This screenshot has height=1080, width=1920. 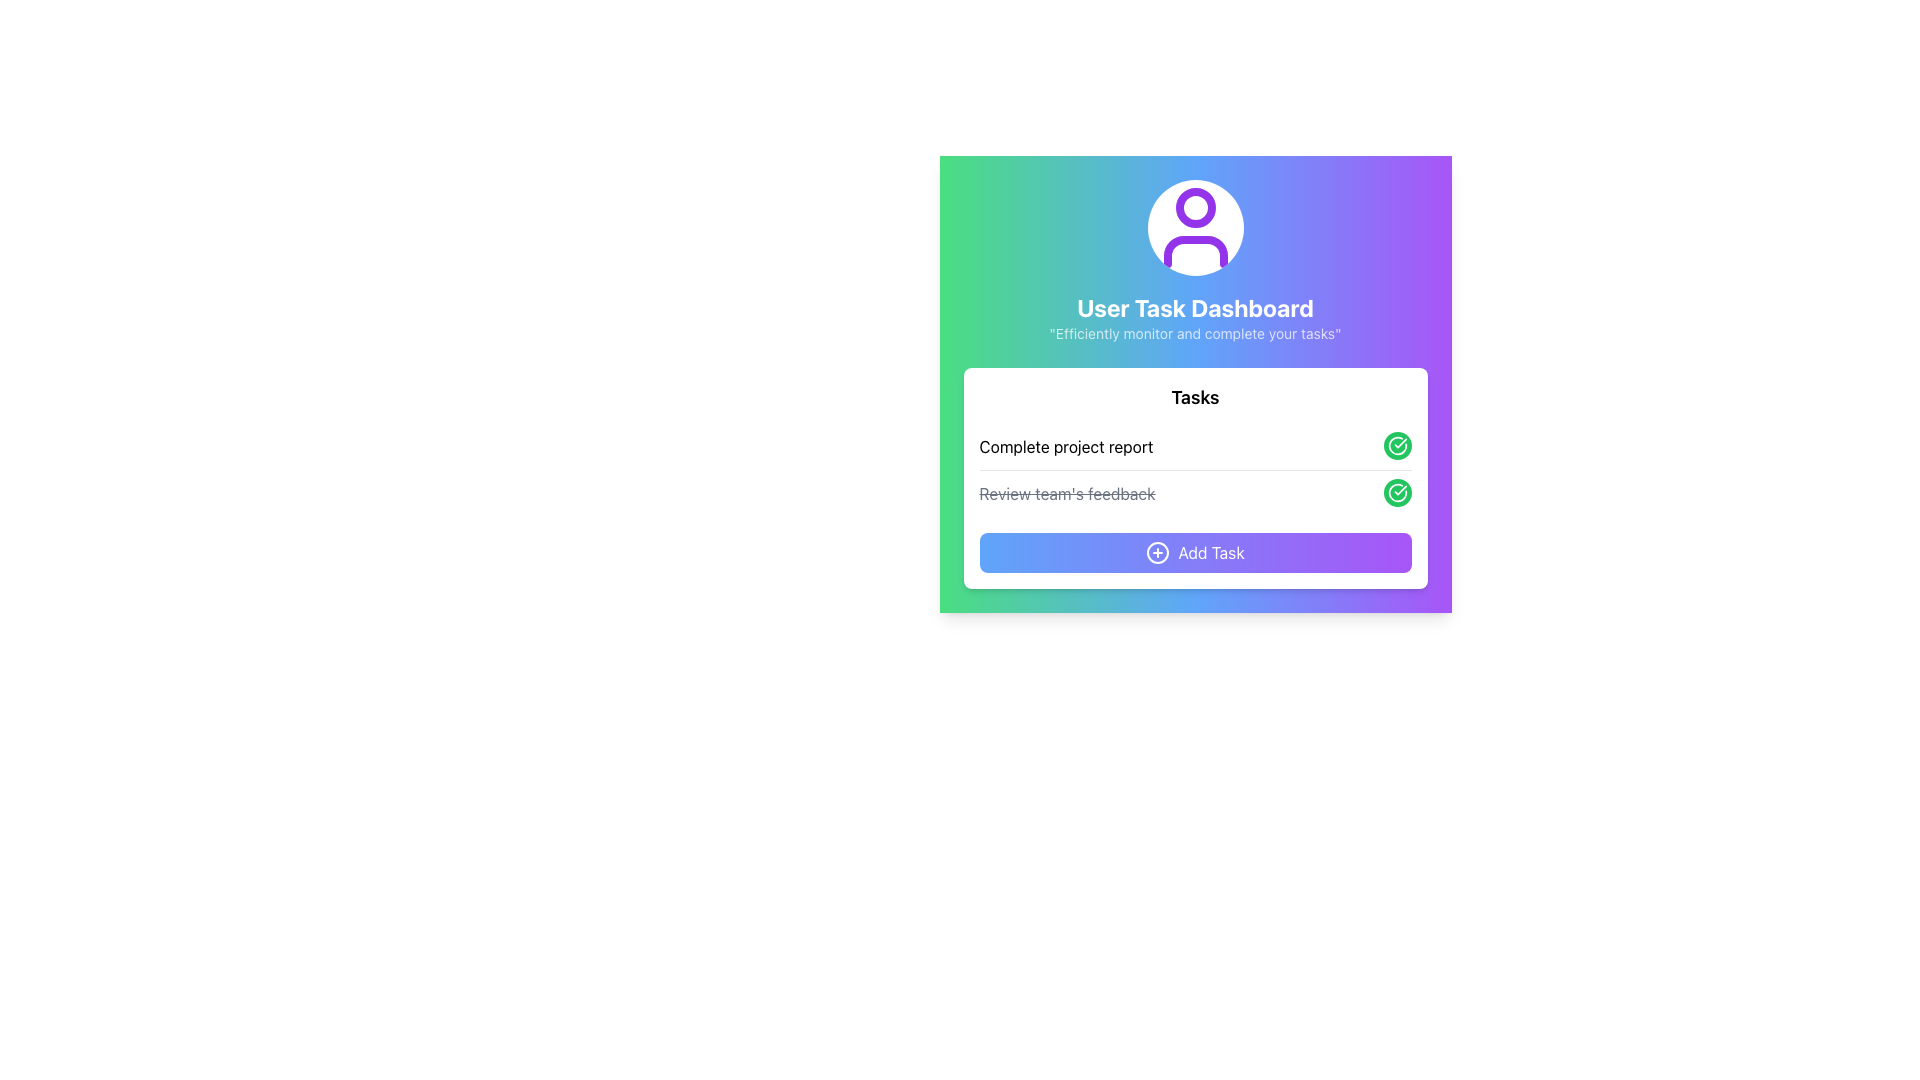 I want to click on the primary header text label reading 'User Task Dashboard', which is styled in bold and large font, positioned near the top-center of the content area, so click(x=1195, y=308).